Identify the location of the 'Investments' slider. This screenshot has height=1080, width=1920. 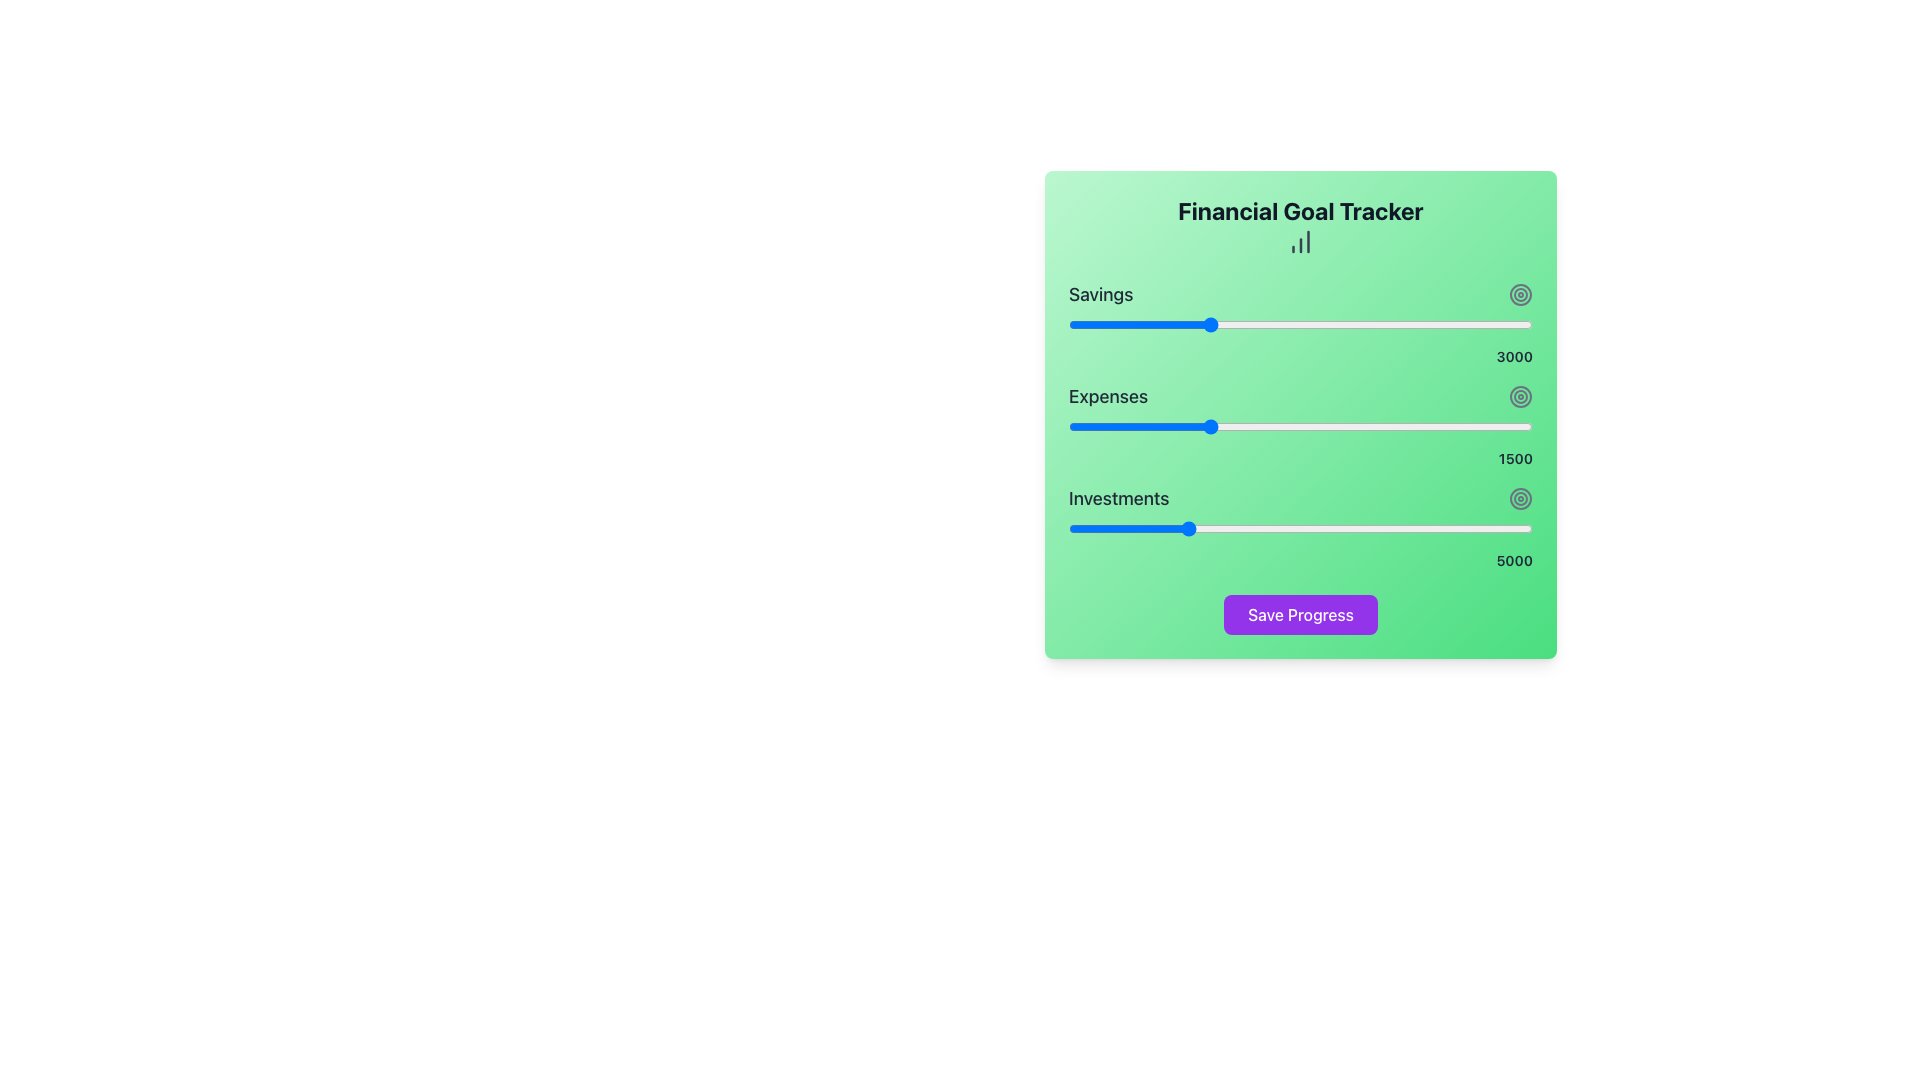
(1186, 527).